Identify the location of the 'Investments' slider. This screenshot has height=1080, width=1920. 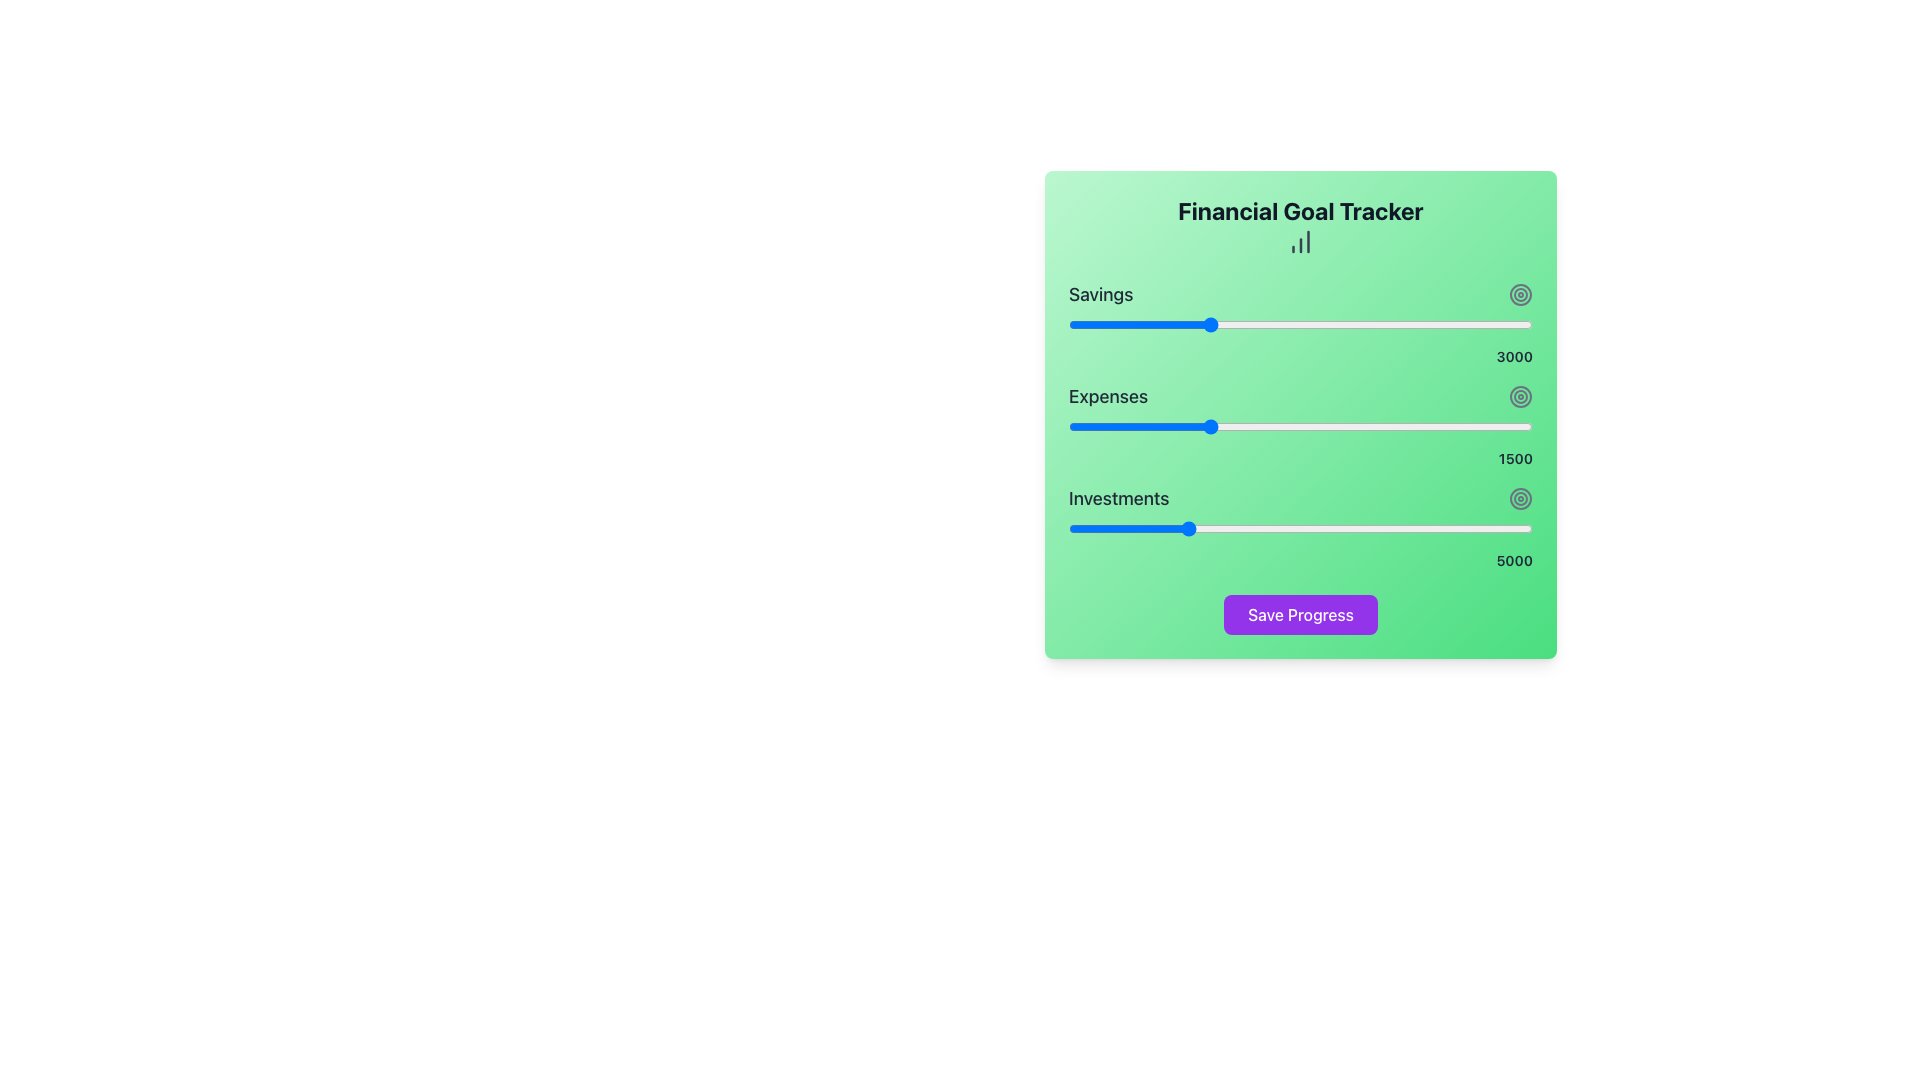
(1186, 527).